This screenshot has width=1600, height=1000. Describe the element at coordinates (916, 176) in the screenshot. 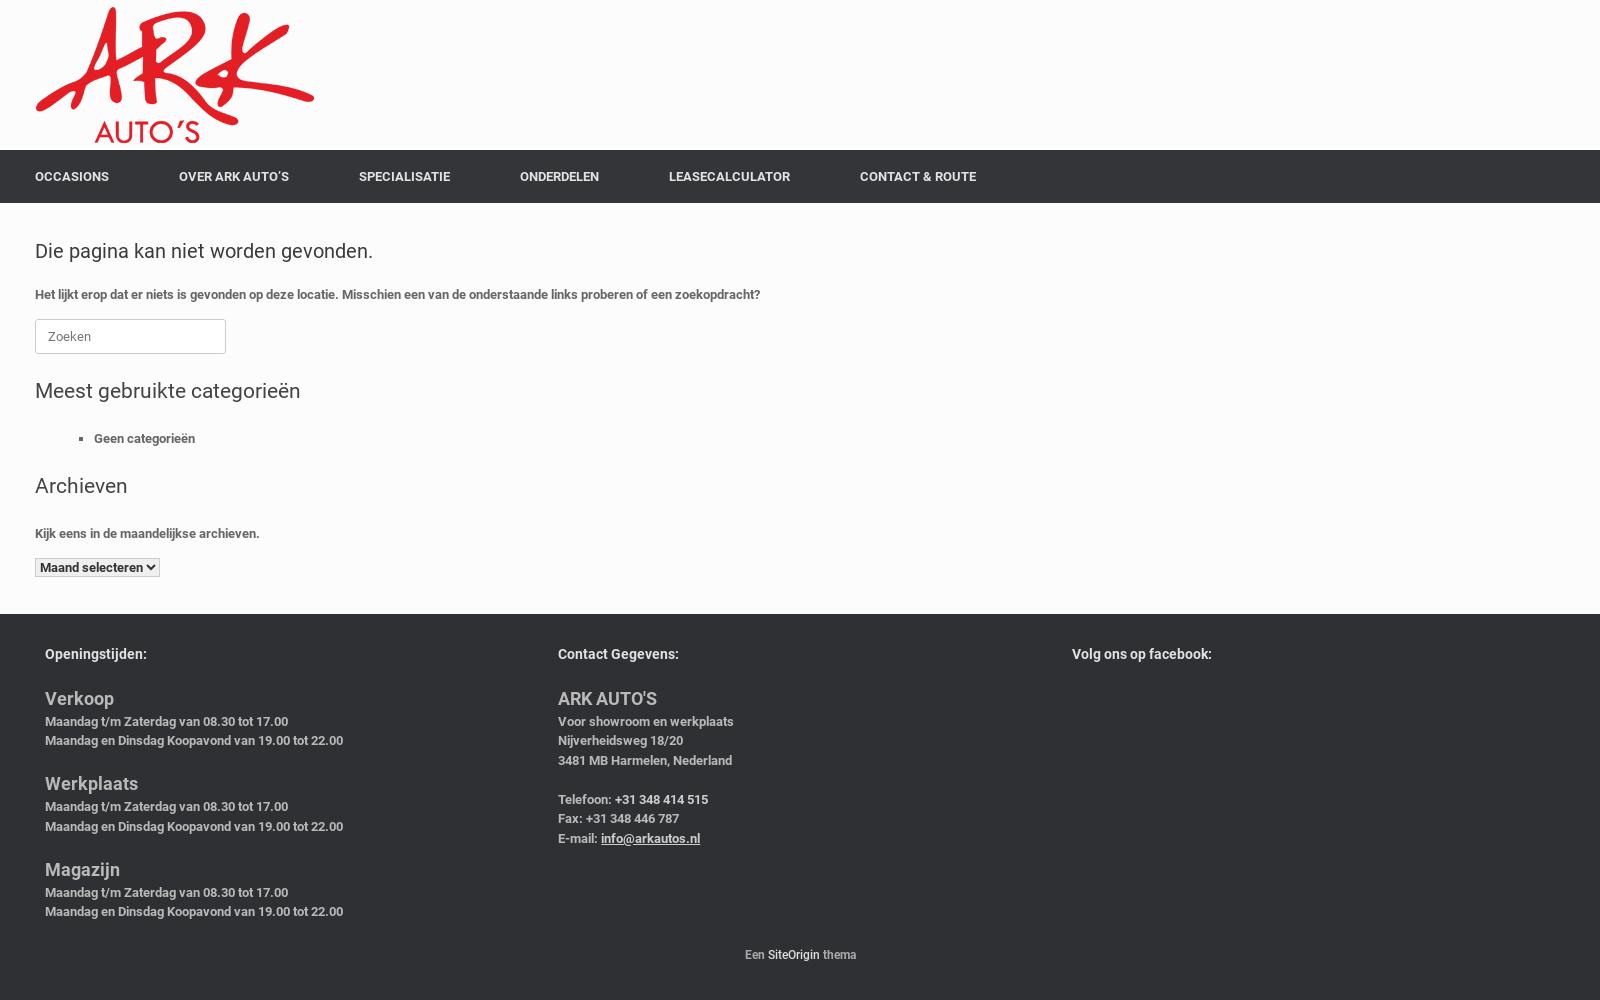

I see `'CONTACT & ROUTE'` at that location.